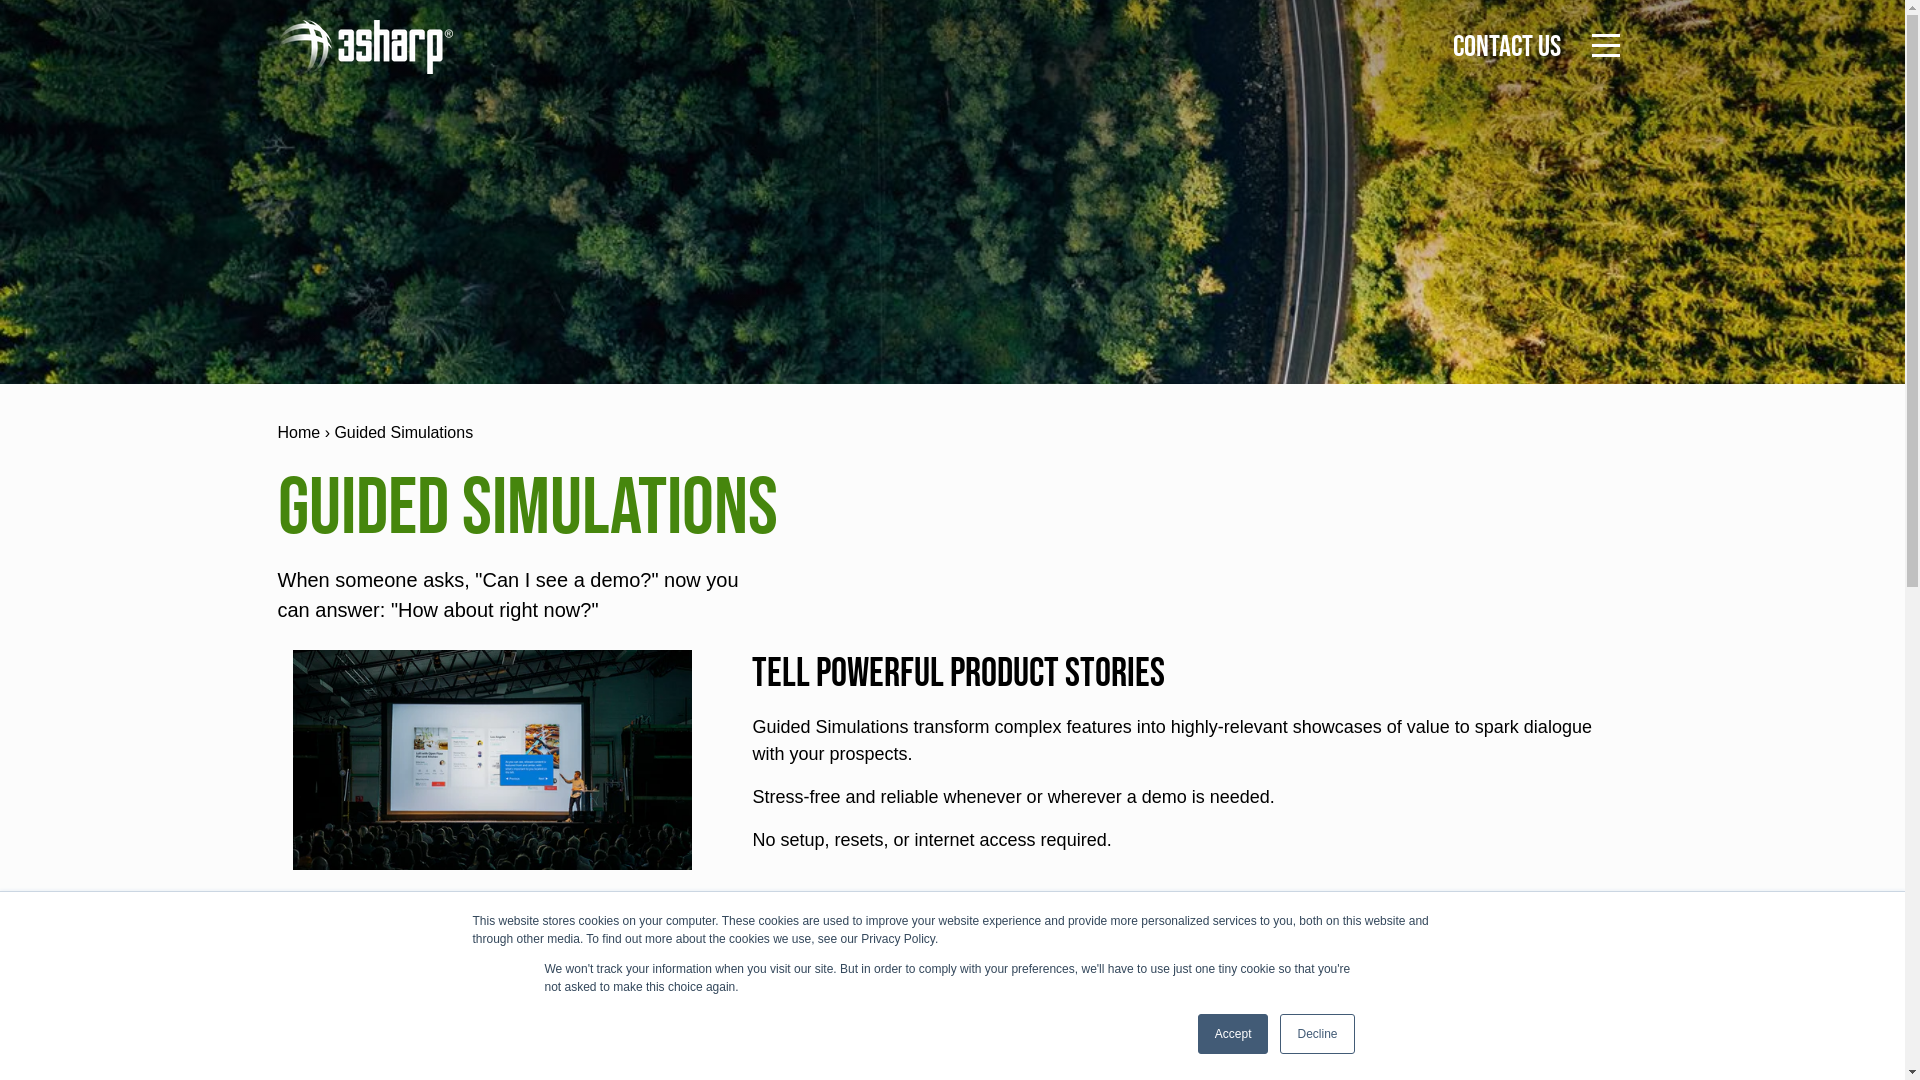 This screenshot has height=1080, width=1920. I want to click on 'Home', so click(298, 431).